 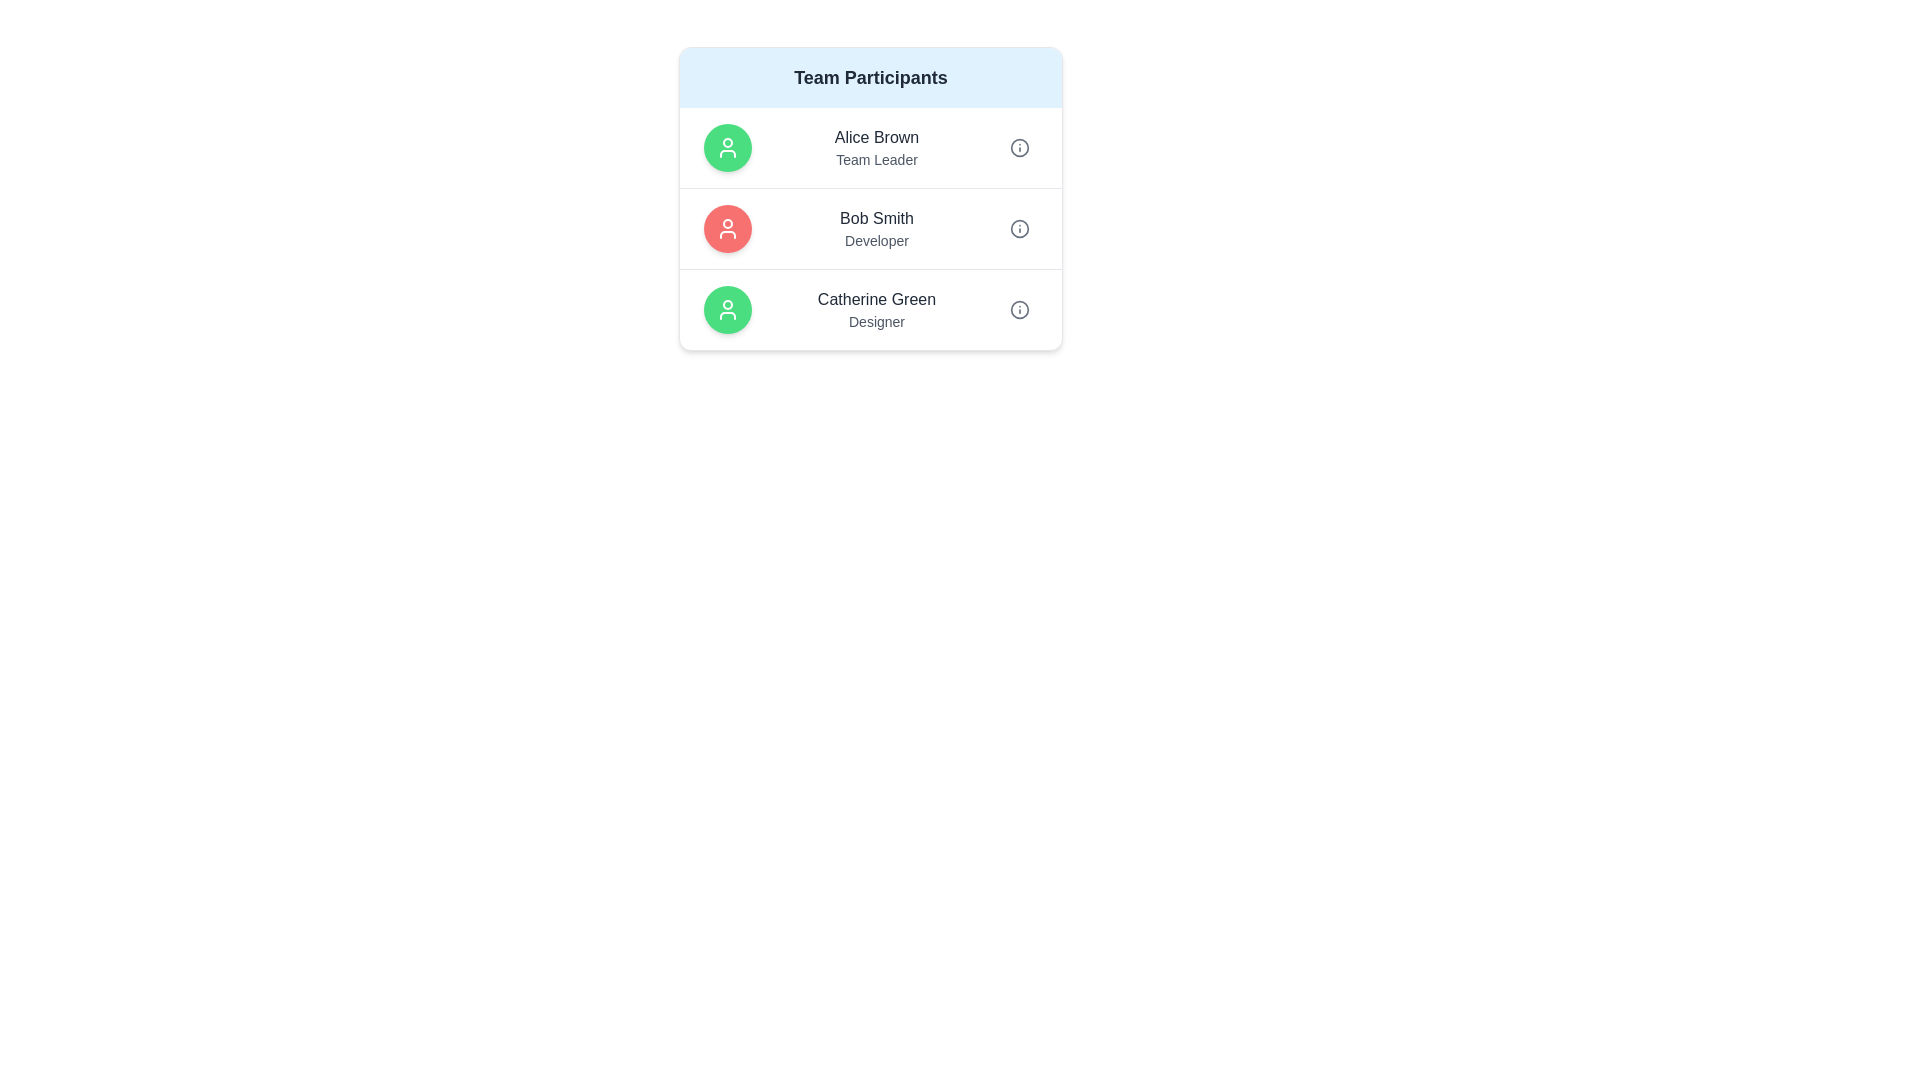 What do you see at coordinates (727, 146) in the screenshot?
I see `the circular user silhouette icon within the green area, which is the third item under 'Team Participants' labeled 'Catherine Green Designer'` at bounding box center [727, 146].